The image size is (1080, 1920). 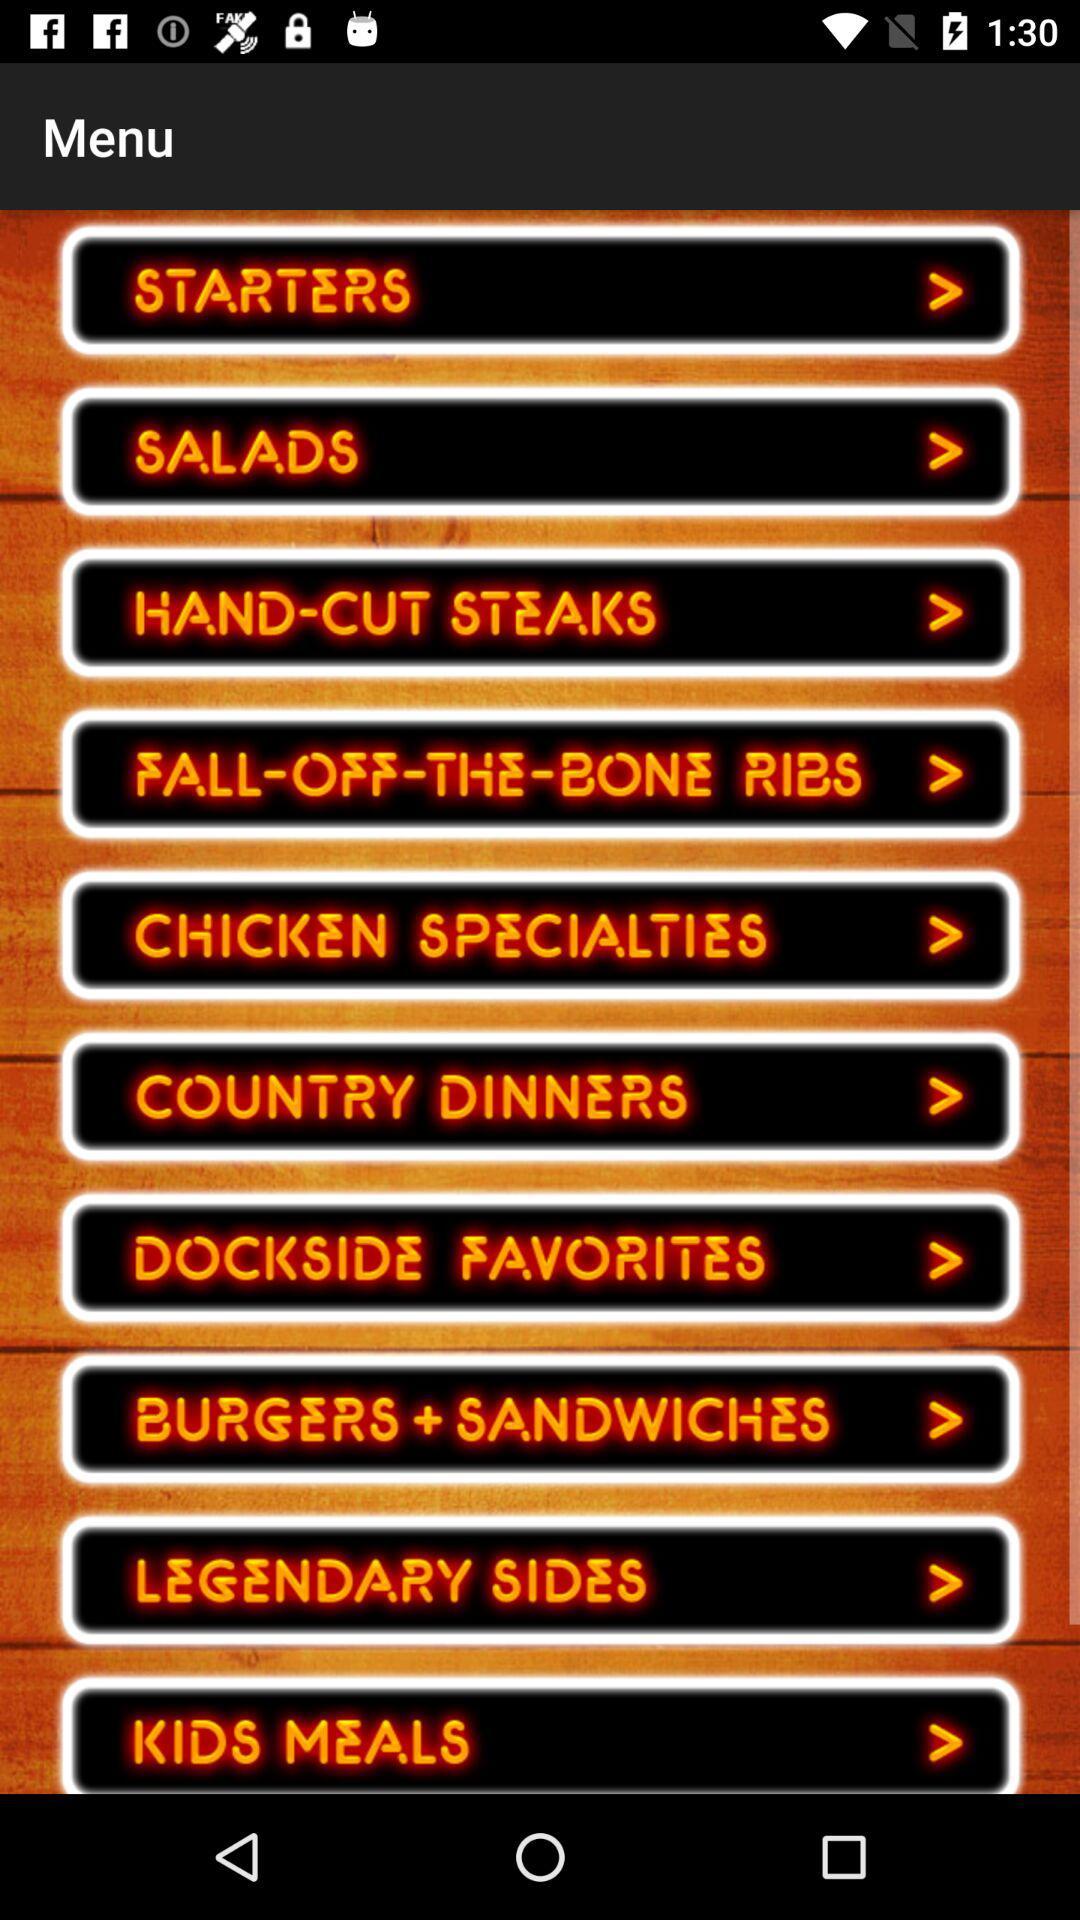 What do you see at coordinates (540, 1095) in the screenshot?
I see `menu bar` at bounding box center [540, 1095].